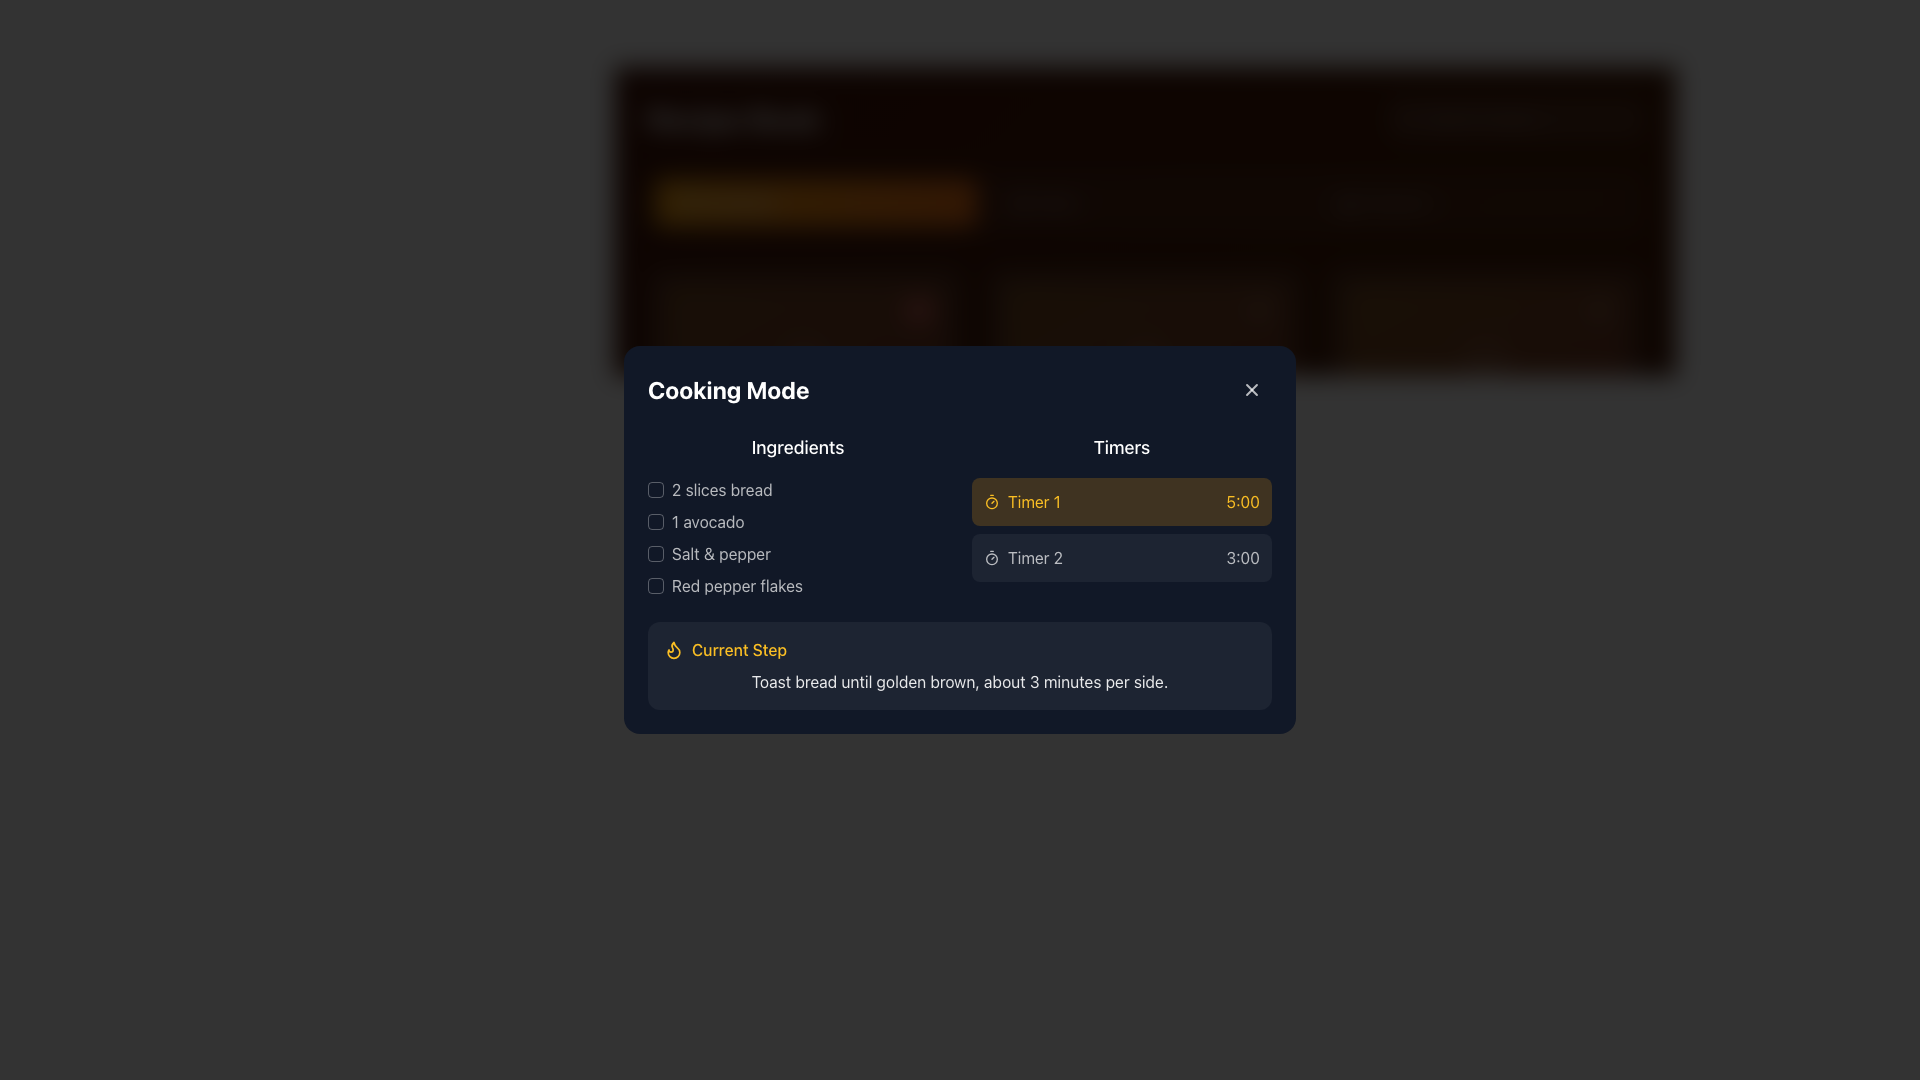 This screenshot has height=1080, width=1920. Describe the element at coordinates (1122, 500) in the screenshot. I see `the Timer display labeled 'Timer 1'` at that location.